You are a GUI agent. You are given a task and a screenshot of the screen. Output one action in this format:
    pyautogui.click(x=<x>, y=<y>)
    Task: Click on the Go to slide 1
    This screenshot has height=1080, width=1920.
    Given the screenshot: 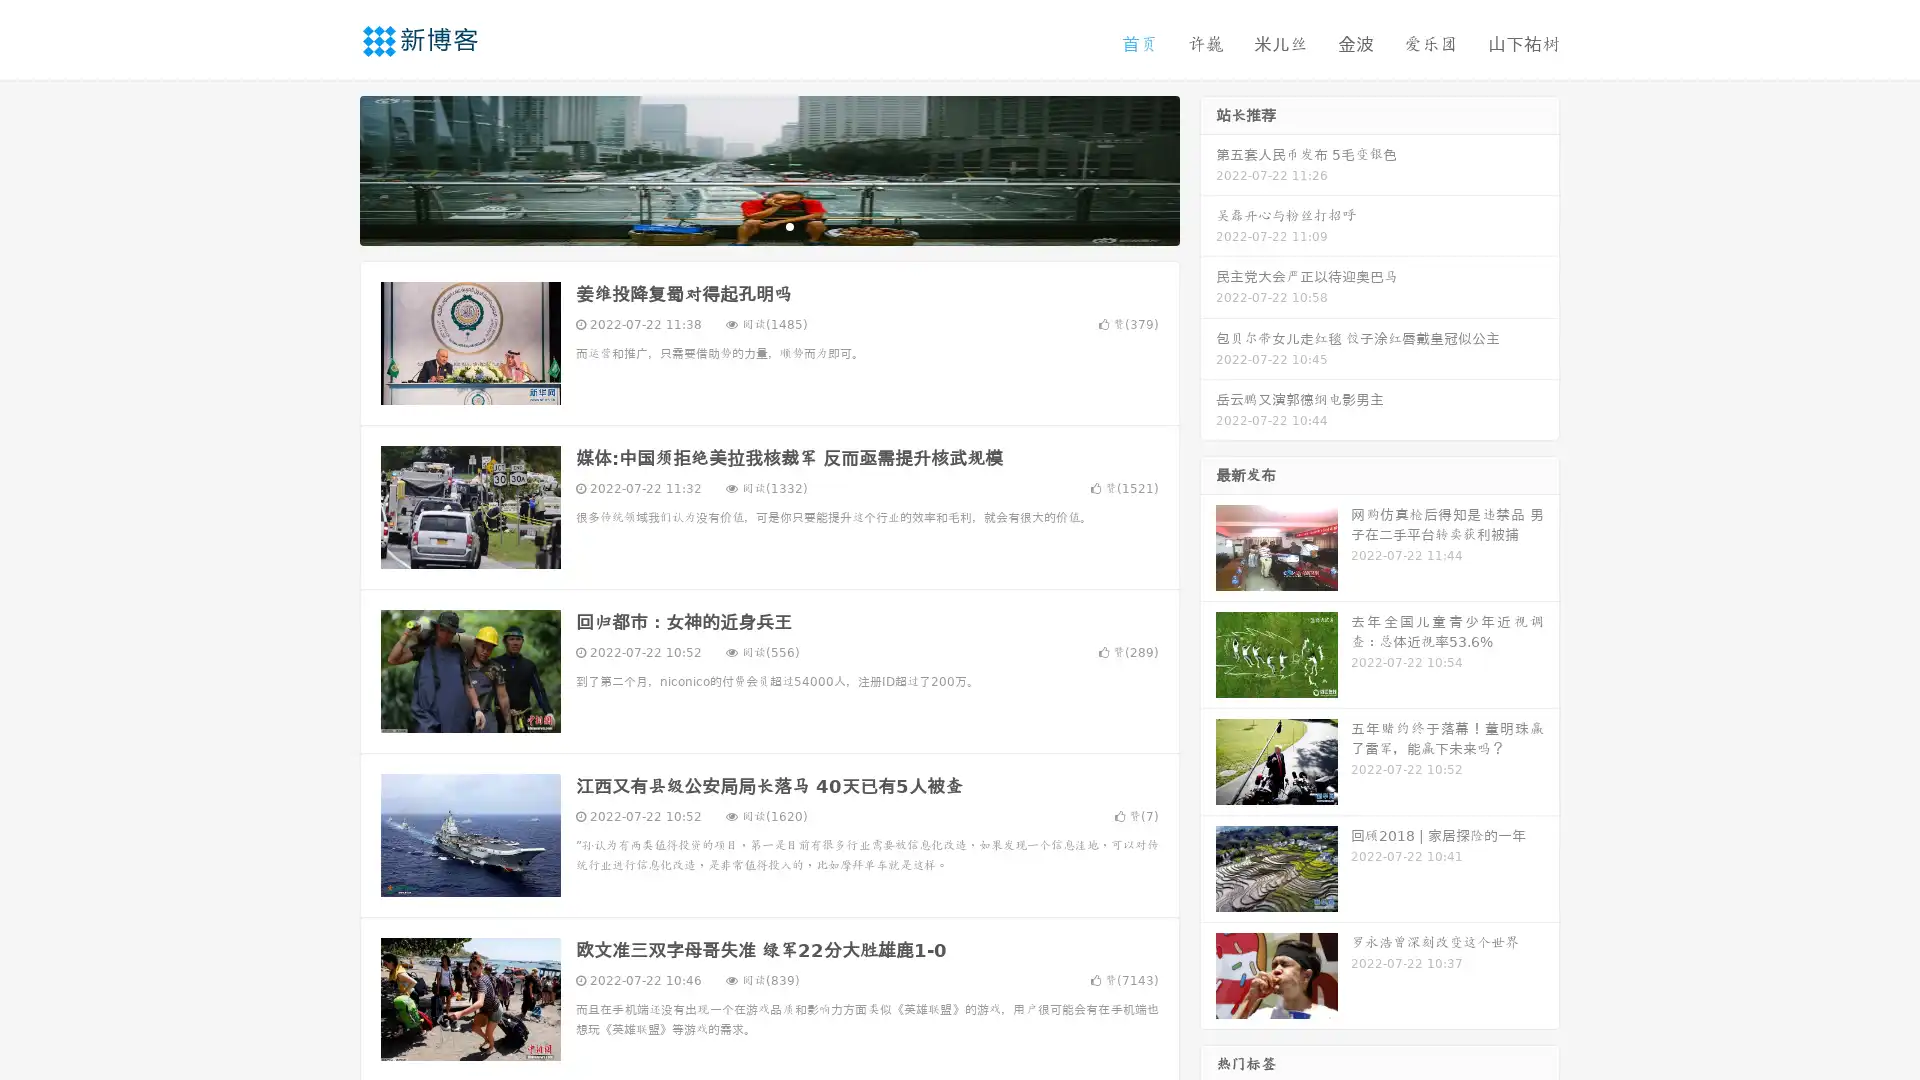 What is the action you would take?
    pyautogui.click(x=748, y=225)
    